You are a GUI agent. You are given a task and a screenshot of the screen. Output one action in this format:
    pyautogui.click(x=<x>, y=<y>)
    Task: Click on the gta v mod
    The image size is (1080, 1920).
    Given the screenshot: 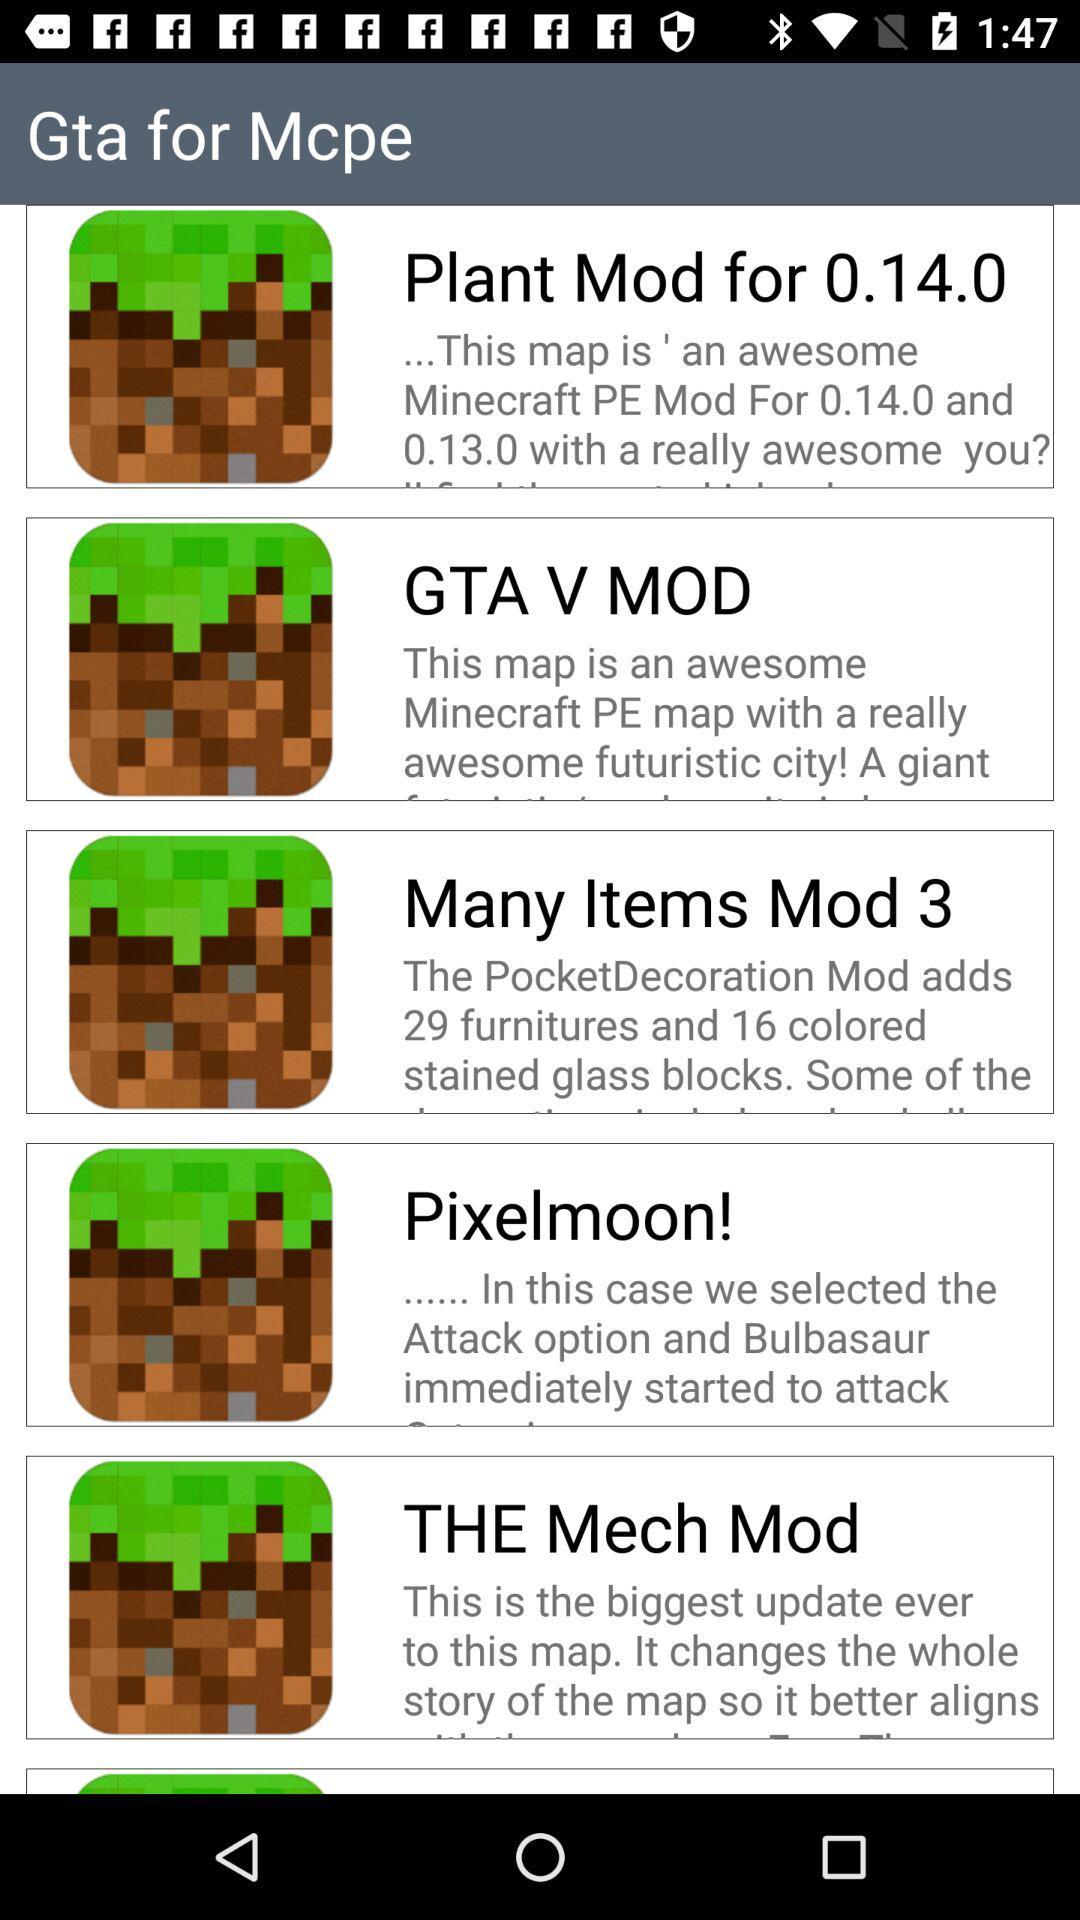 What is the action you would take?
    pyautogui.click(x=577, y=587)
    